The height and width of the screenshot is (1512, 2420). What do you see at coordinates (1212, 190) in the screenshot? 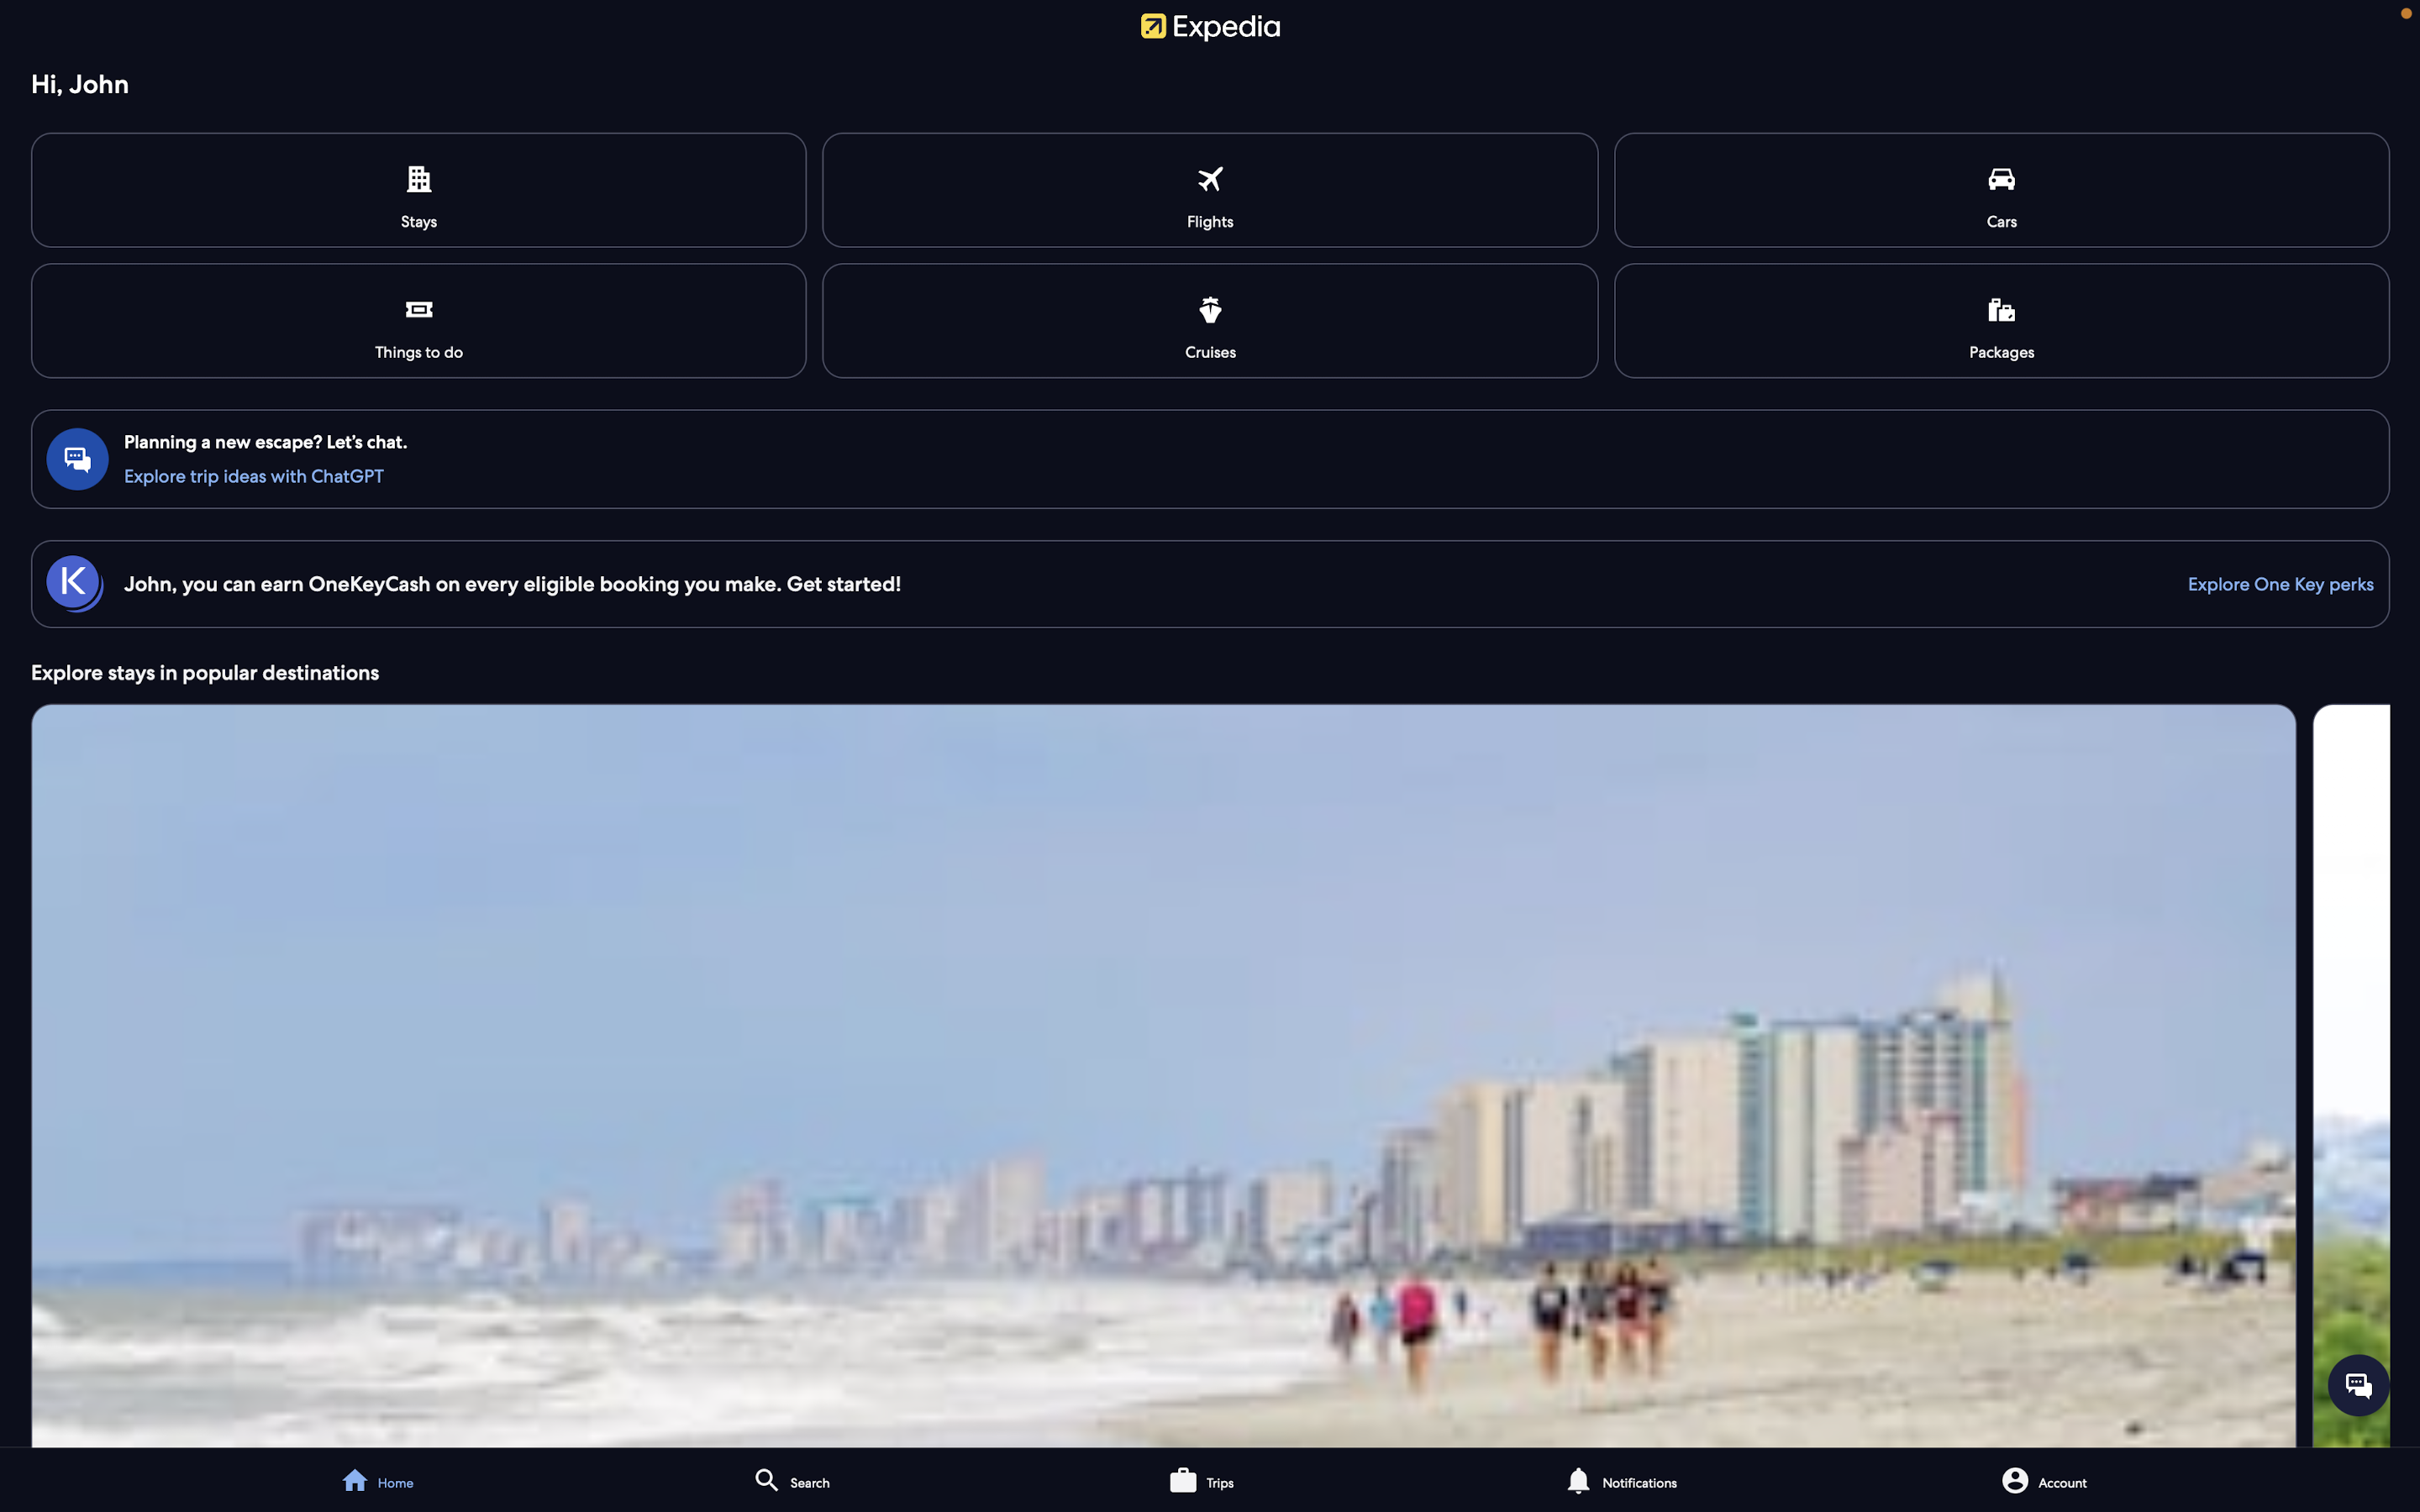
I see `flight number ABC1234 in the database` at bounding box center [1212, 190].